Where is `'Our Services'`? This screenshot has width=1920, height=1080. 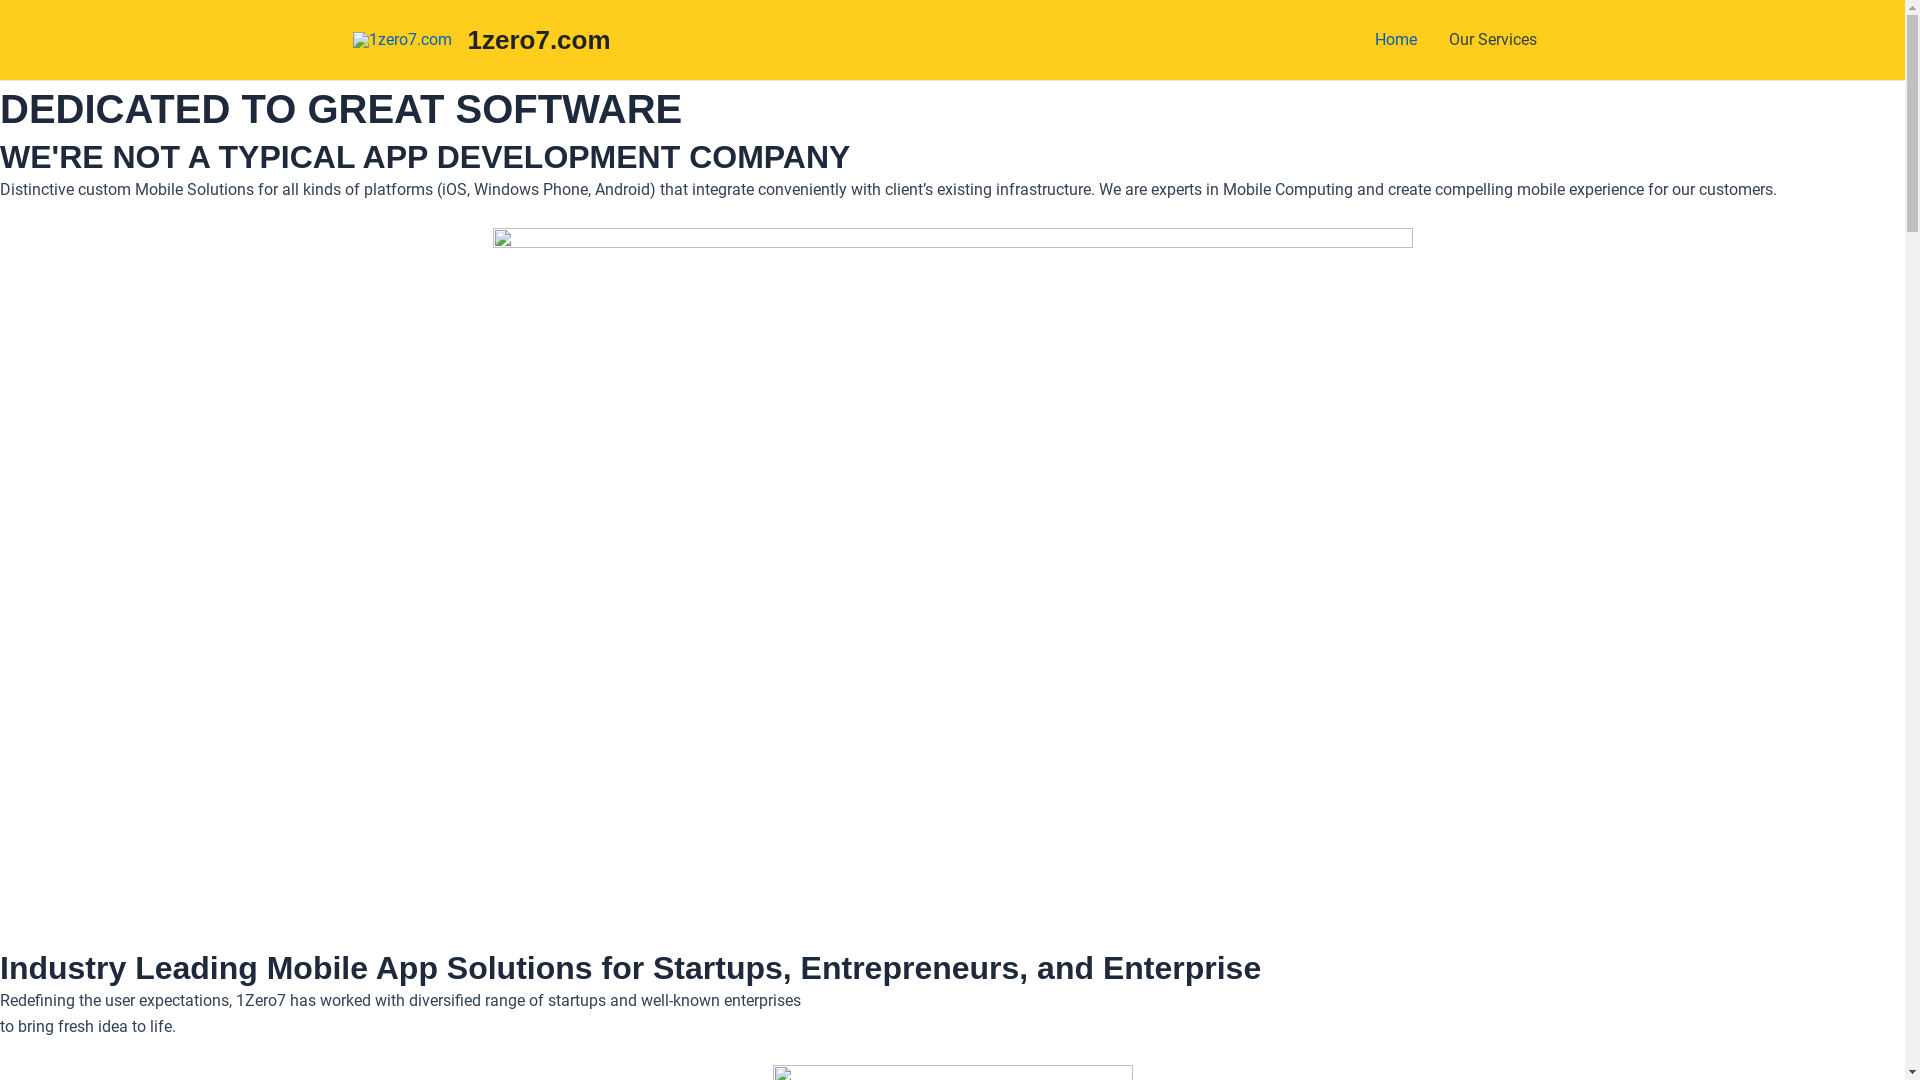
'Our Services' is located at coordinates (1492, 39).